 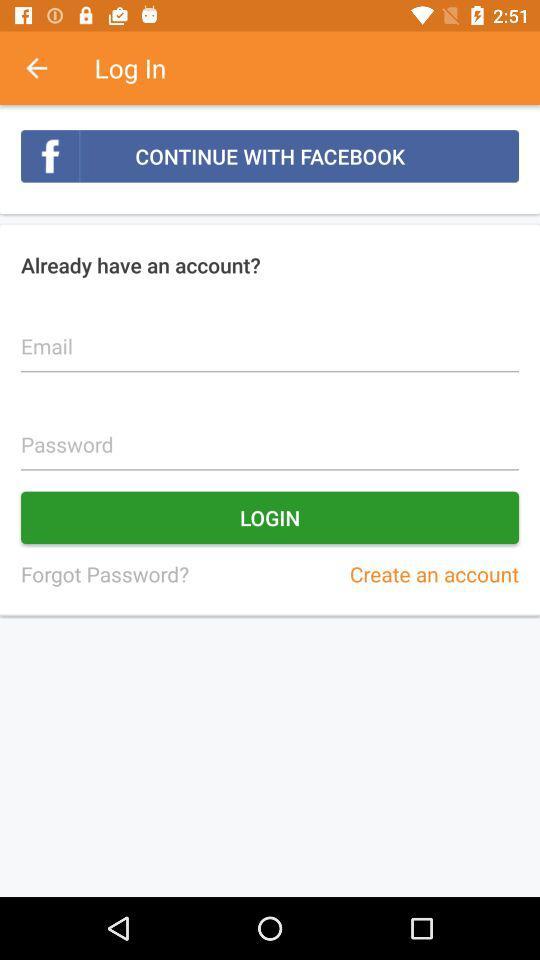 What do you see at coordinates (270, 335) in the screenshot?
I see `text into field` at bounding box center [270, 335].